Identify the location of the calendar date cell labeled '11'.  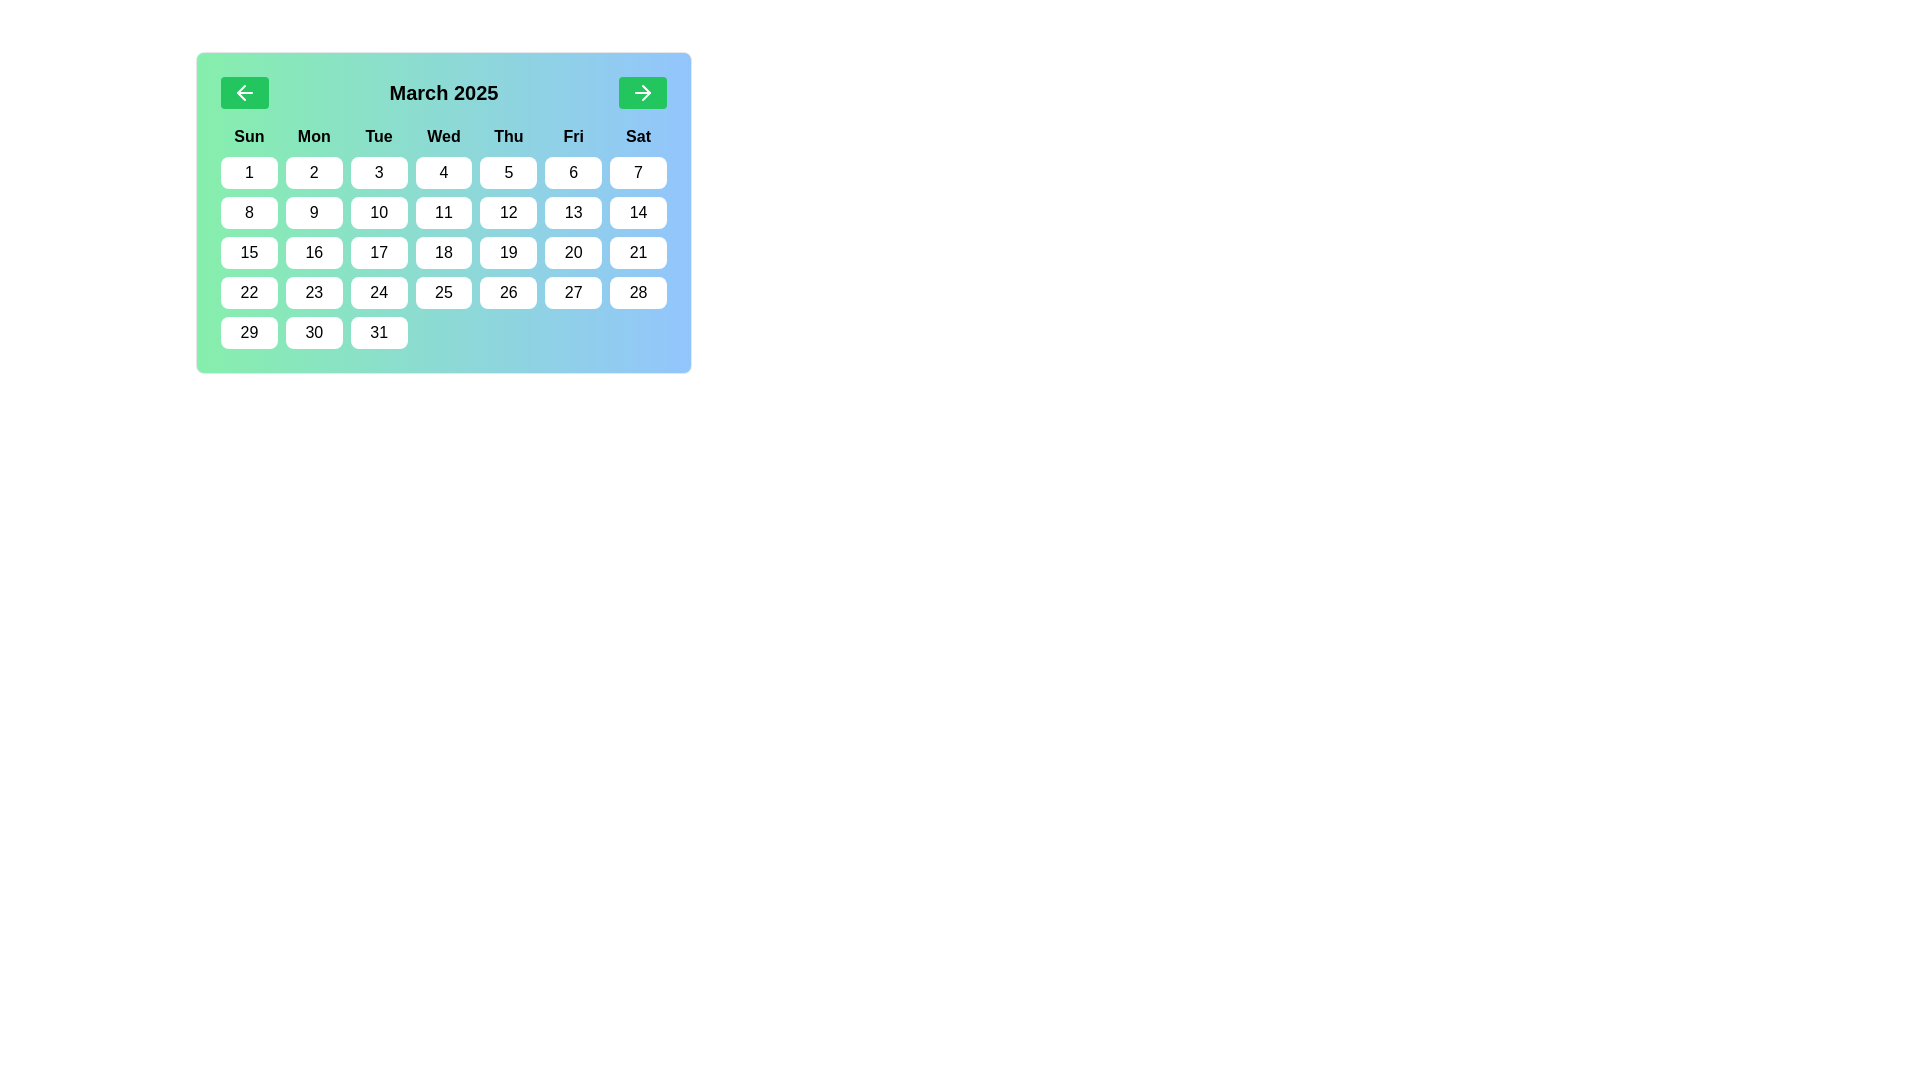
(442, 212).